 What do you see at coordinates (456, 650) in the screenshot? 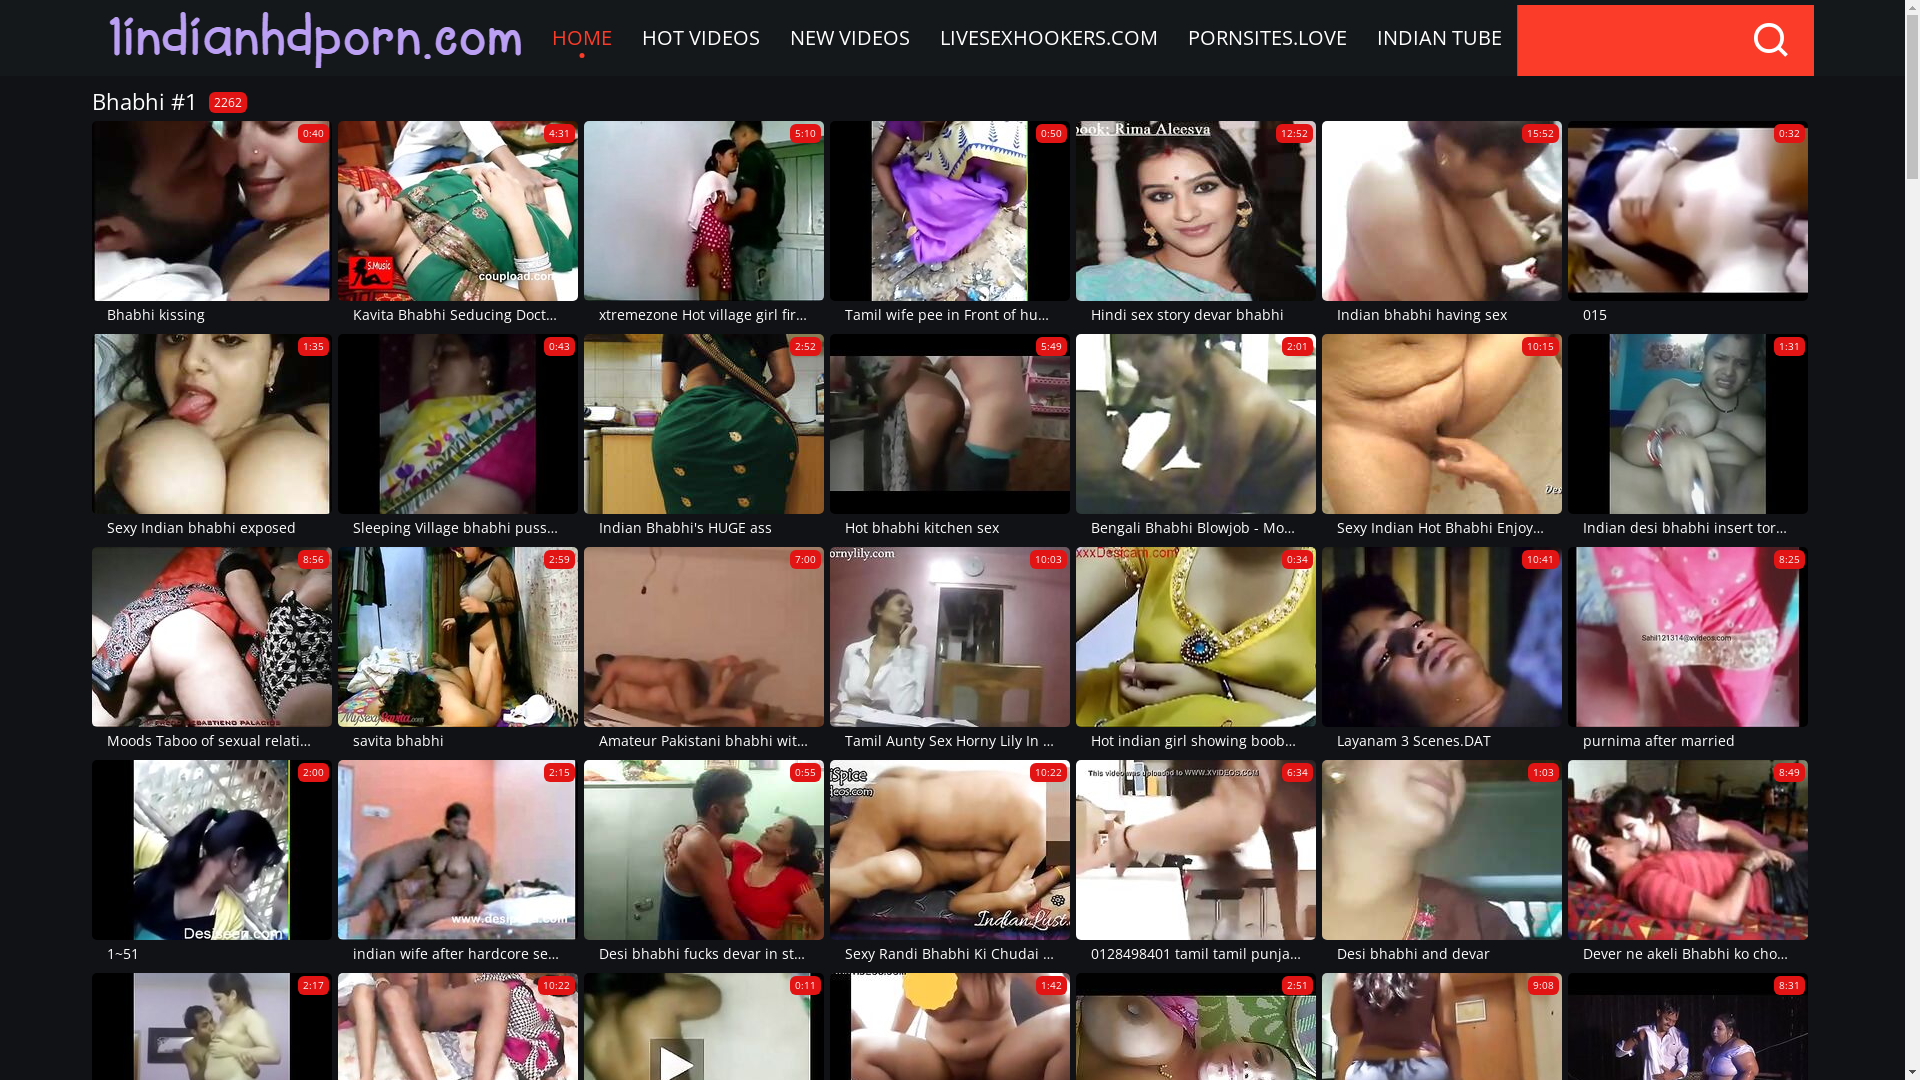
I see `'2:59` at bounding box center [456, 650].